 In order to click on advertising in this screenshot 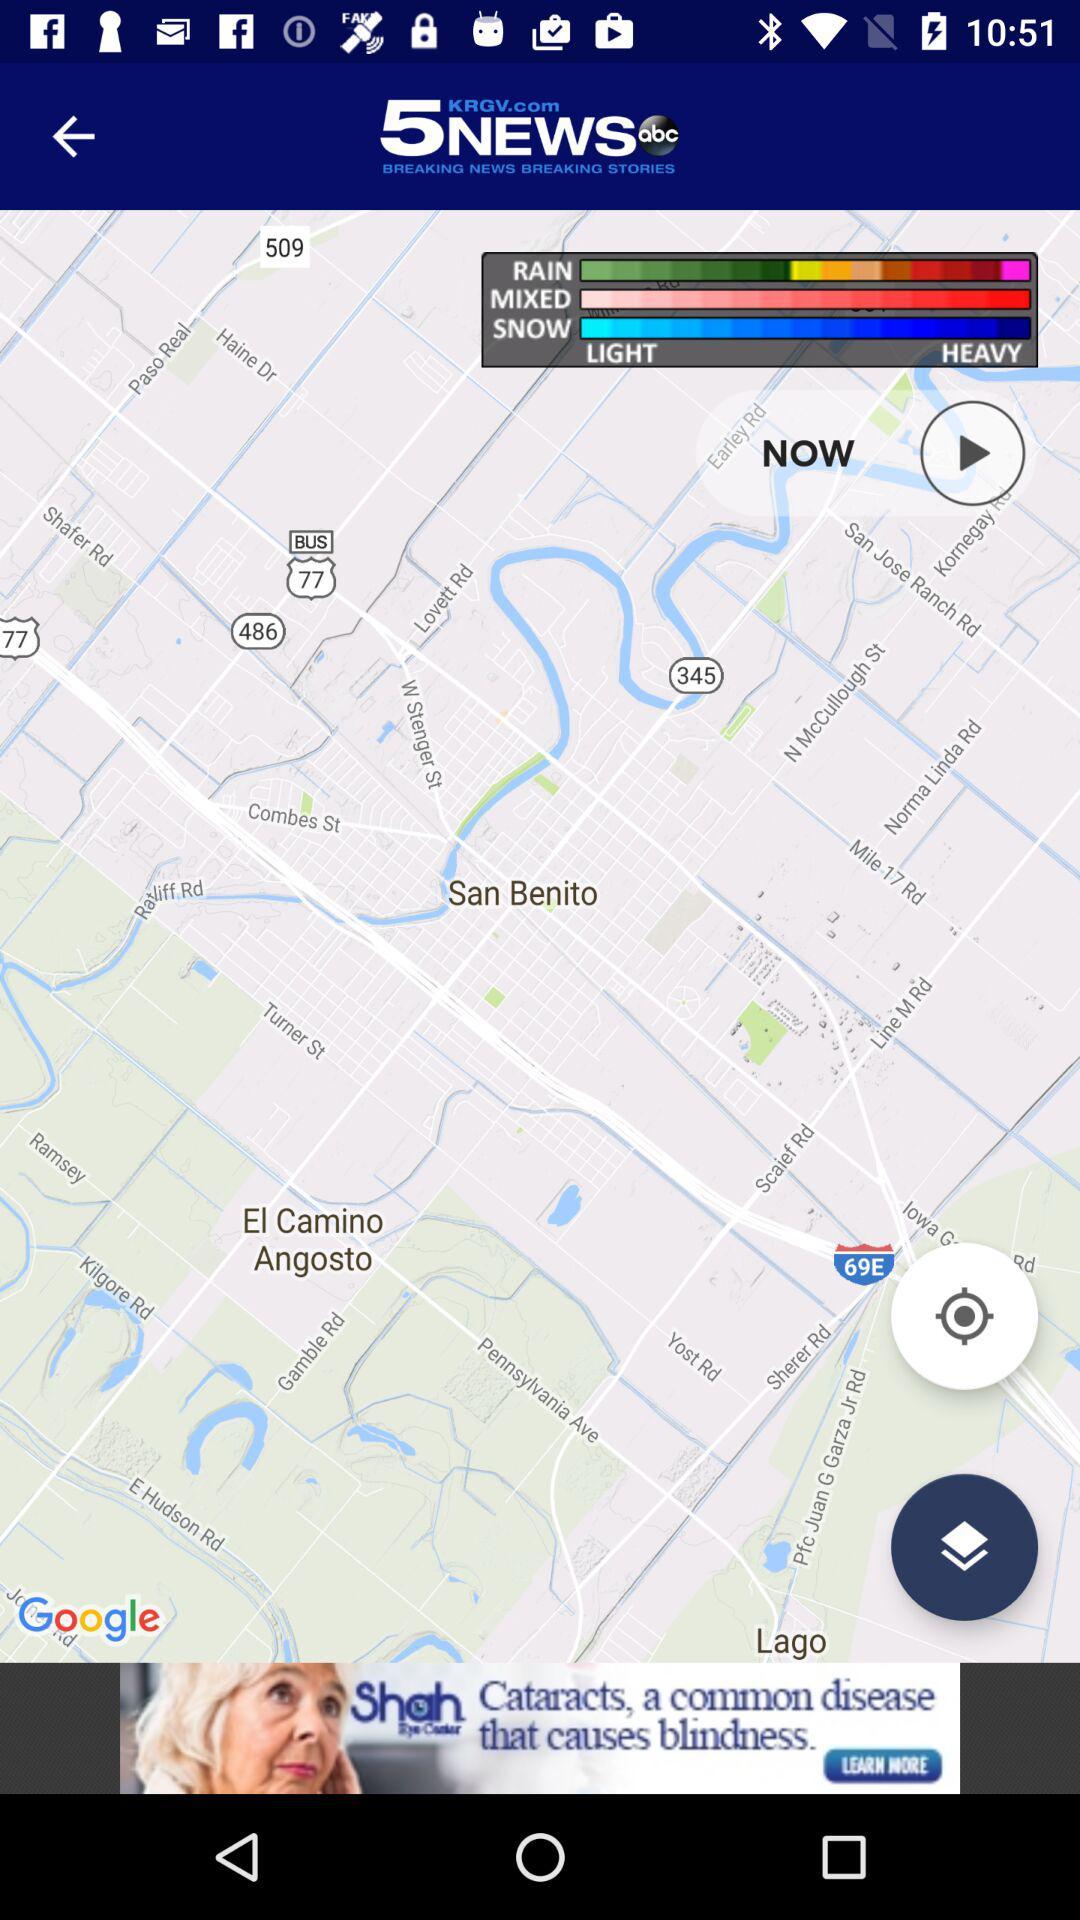, I will do `click(540, 1727)`.